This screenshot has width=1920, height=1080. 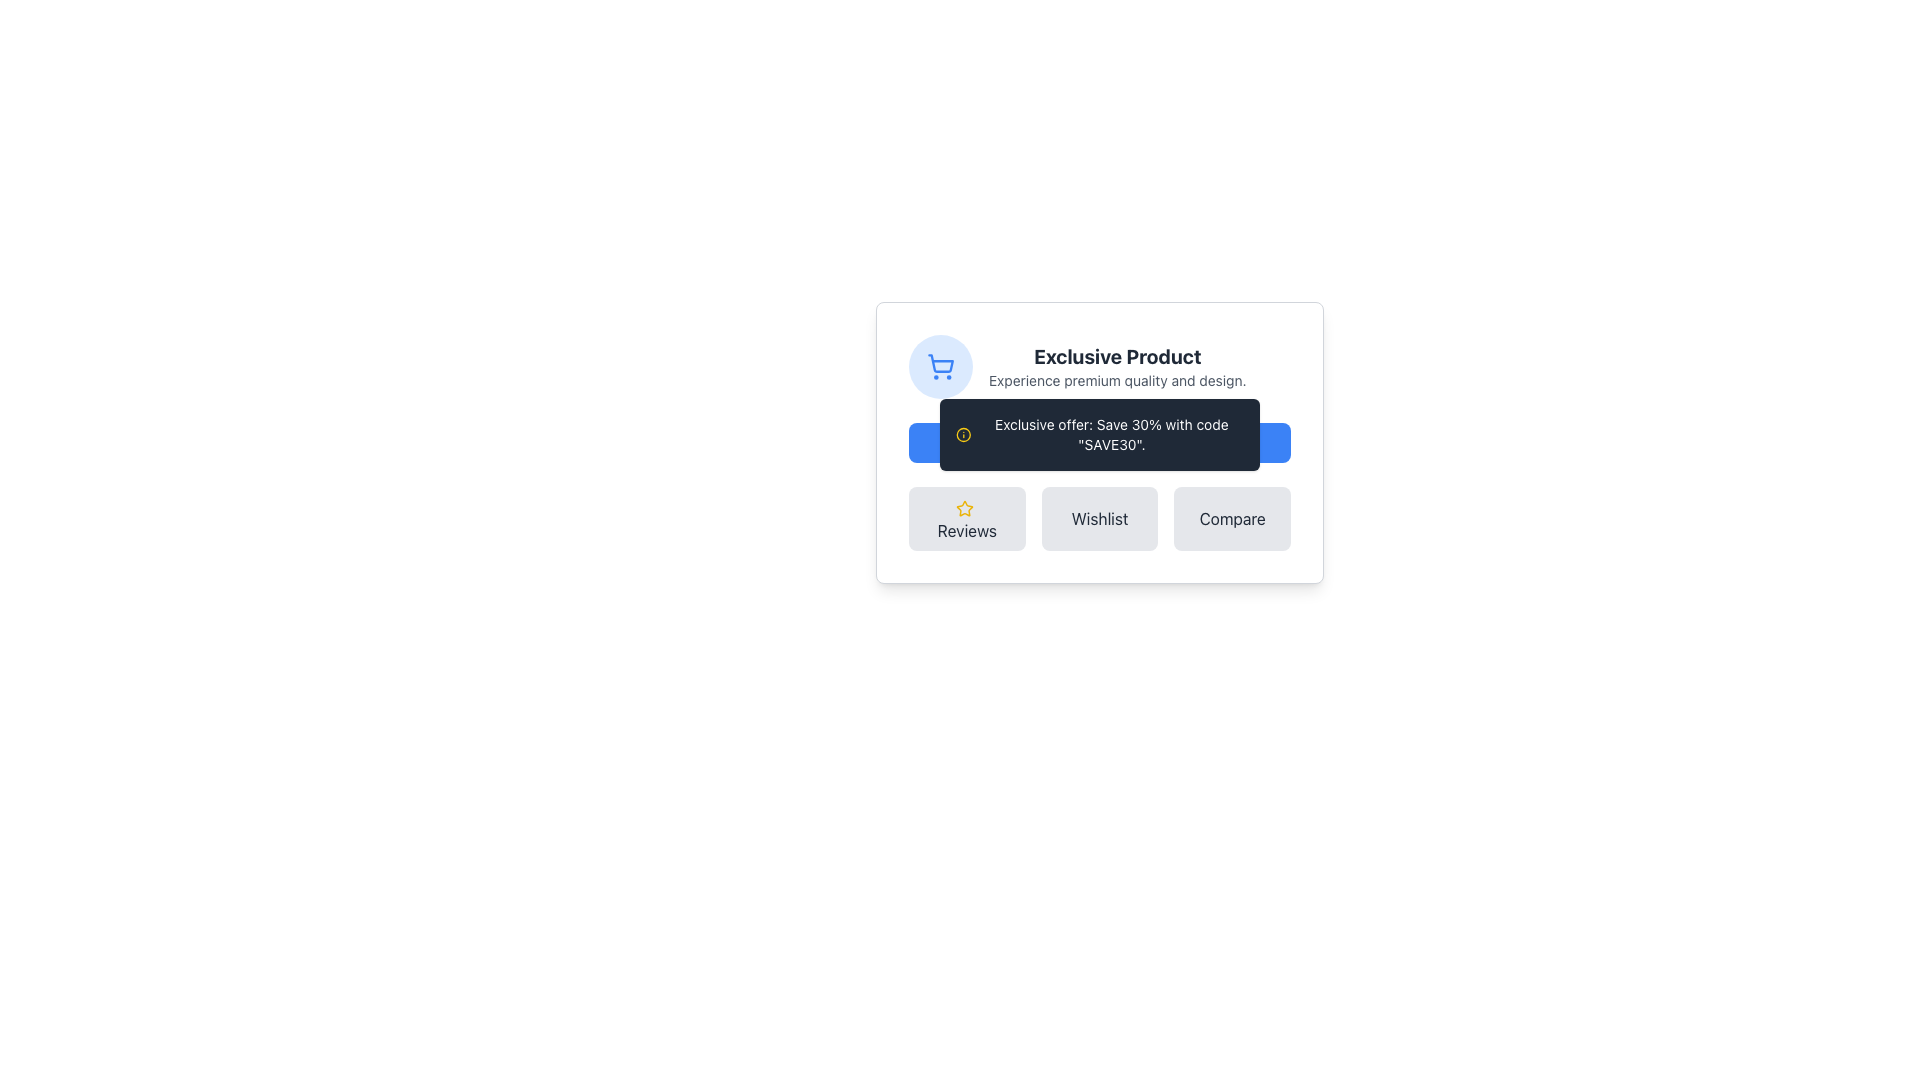 What do you see at coordinates (1098, 434) in the screenshot?
I see `the promotional banner Text Label with Icon that informs users about a discount offer, located centrally below the header and above the buttons` at bounding box center [1098, 434].